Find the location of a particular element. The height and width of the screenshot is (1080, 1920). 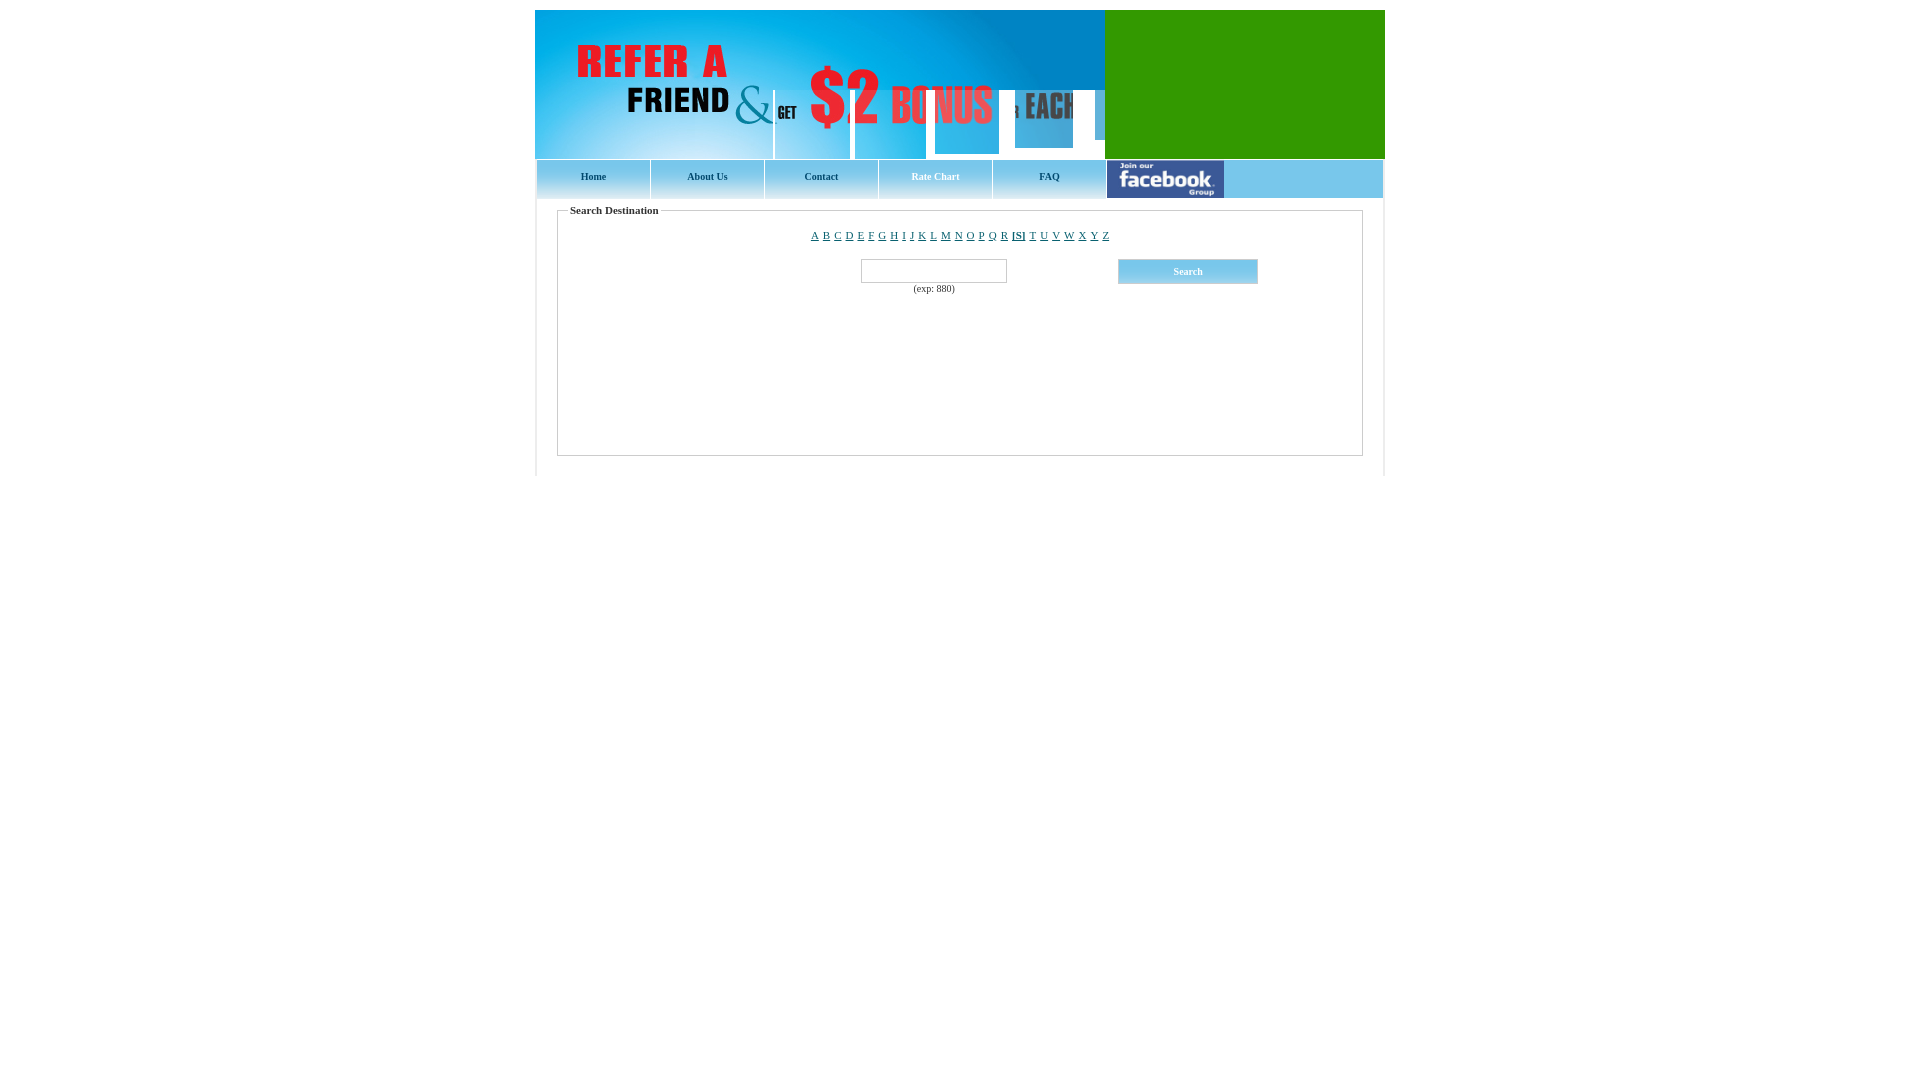

'X' is located at coordinates (1080, 234).